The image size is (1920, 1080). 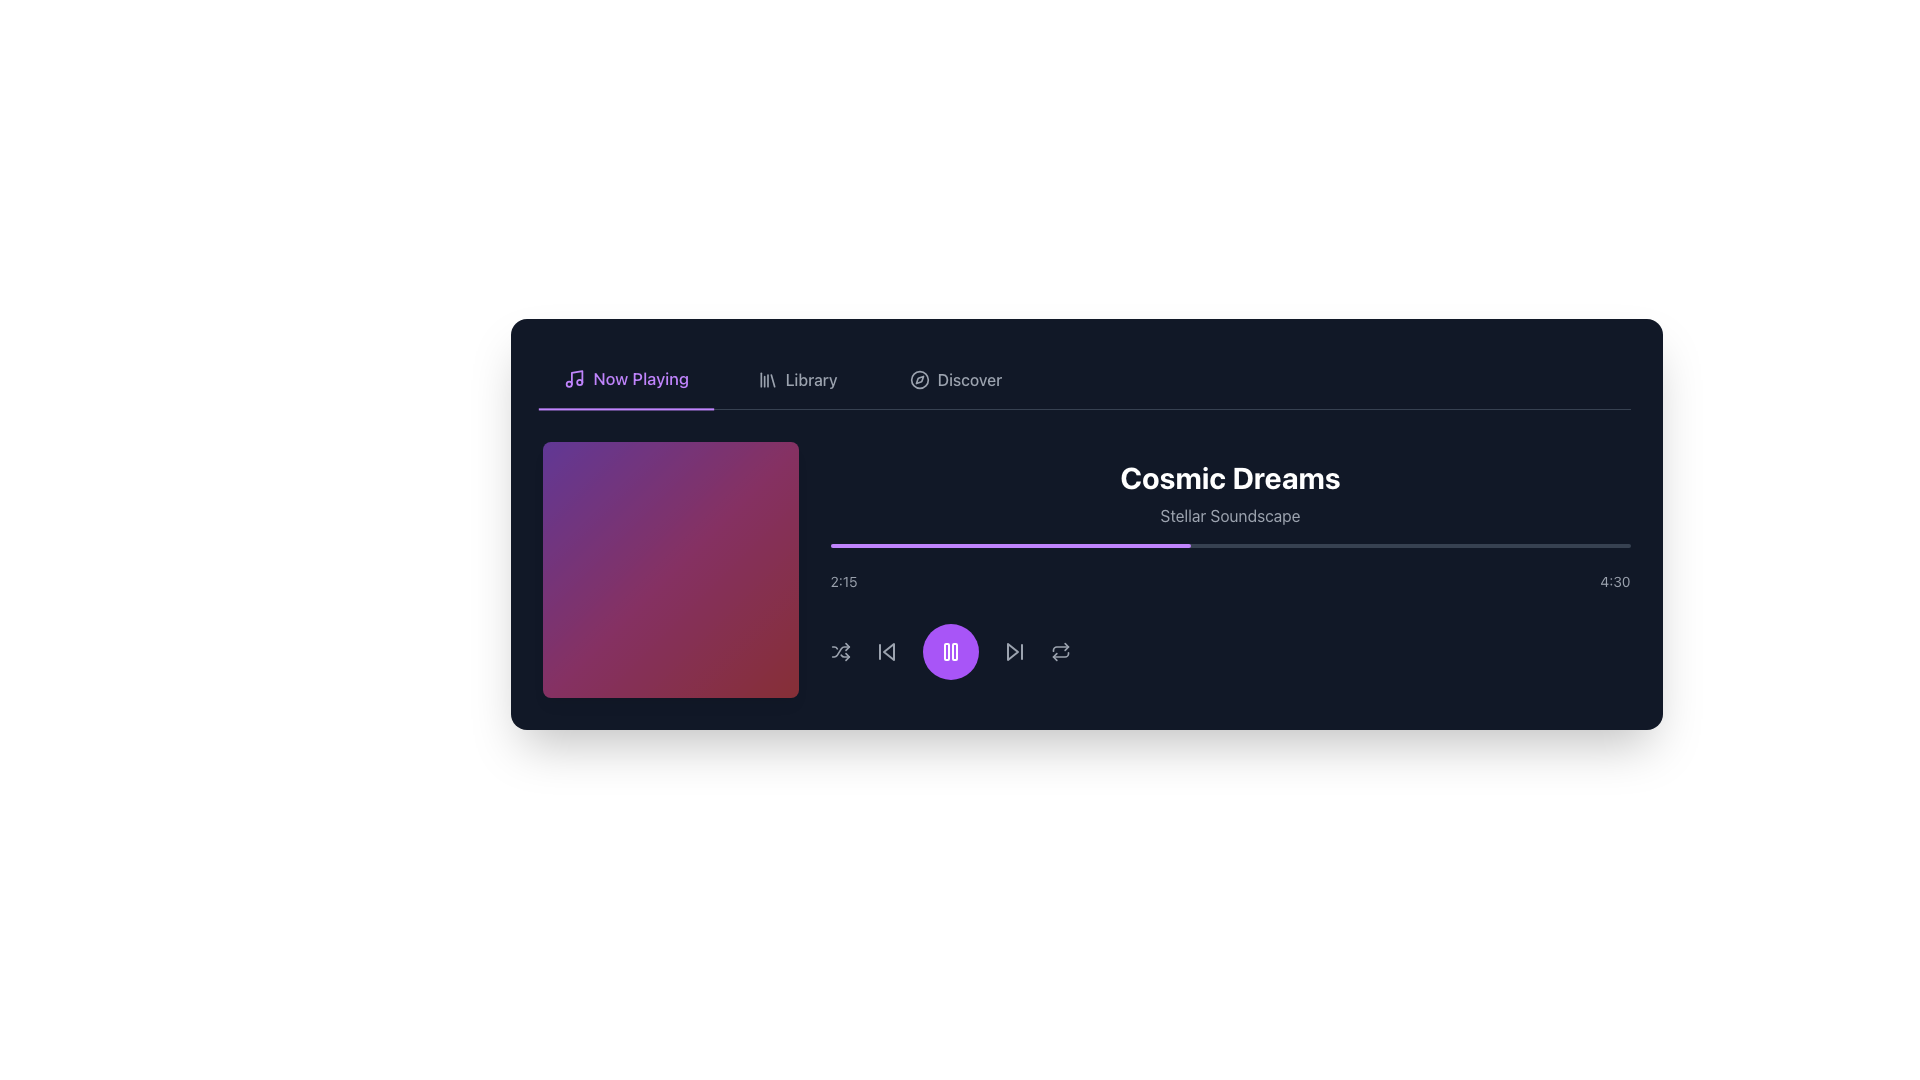 I want to click on the text label displaying 'Stellar Soundscape', which is styled in gray and positioned below the 'Cosmic Dreams' title on the audio player interface, so click(x=1229, y=515).